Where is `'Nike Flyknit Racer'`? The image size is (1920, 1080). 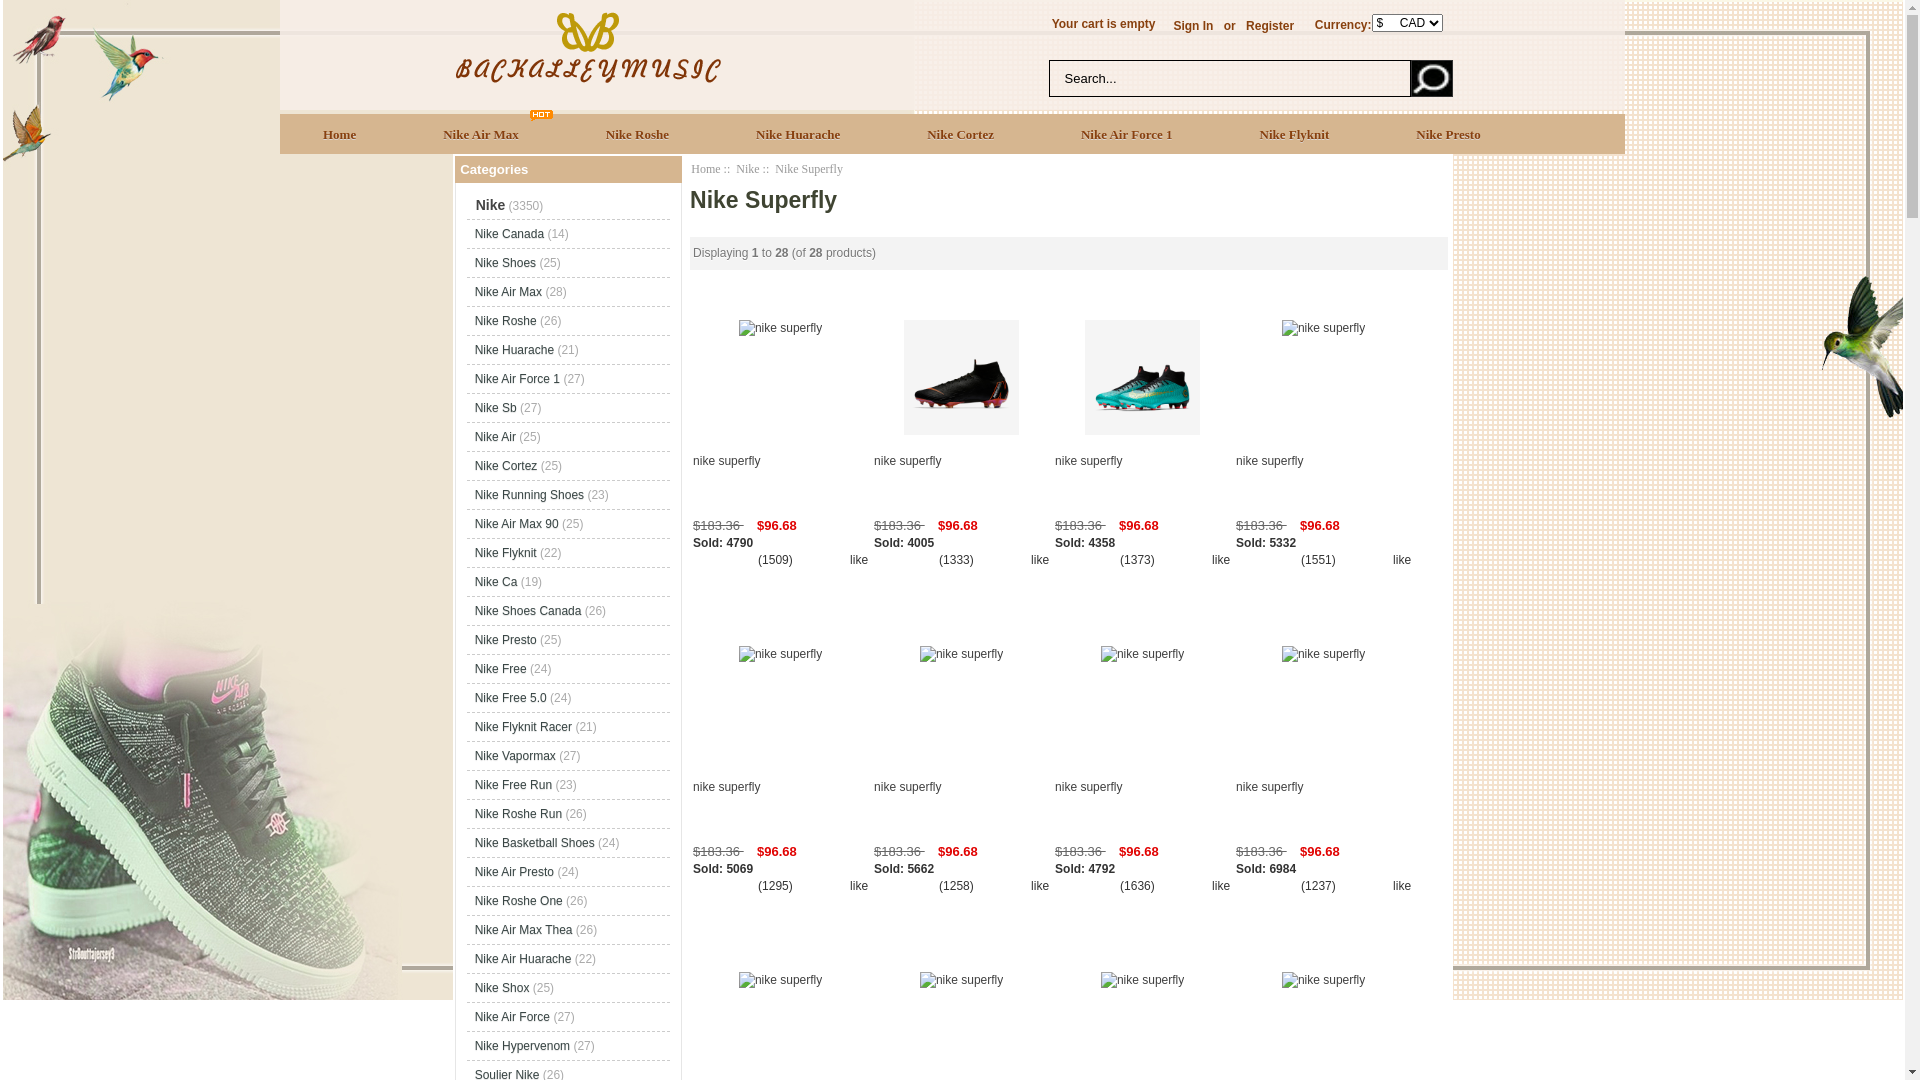 'Nike Flyknit Racer' is located at coordinates (523, 726).